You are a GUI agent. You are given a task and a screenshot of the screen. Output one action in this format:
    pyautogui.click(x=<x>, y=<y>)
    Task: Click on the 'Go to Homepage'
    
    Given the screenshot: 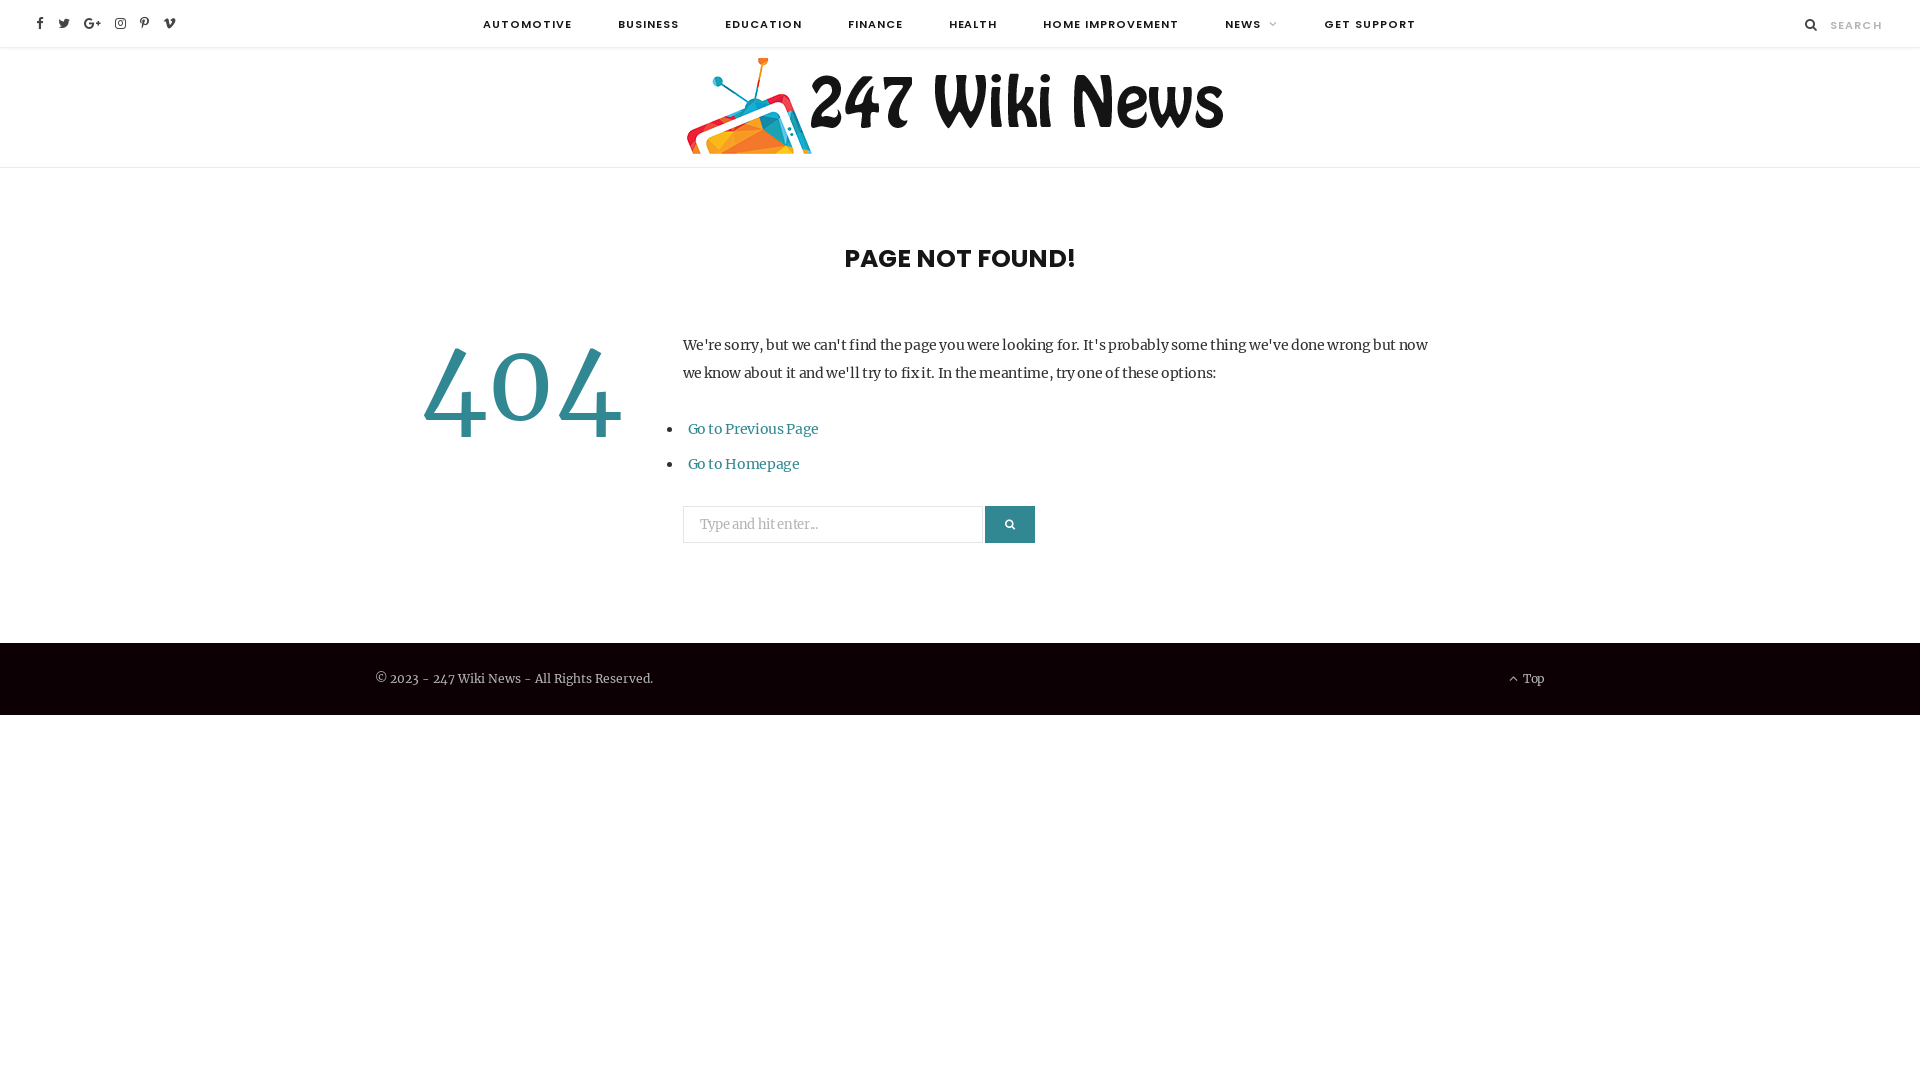 What is the action you would take?
    pyautogui.click(x=743, y=463)
    